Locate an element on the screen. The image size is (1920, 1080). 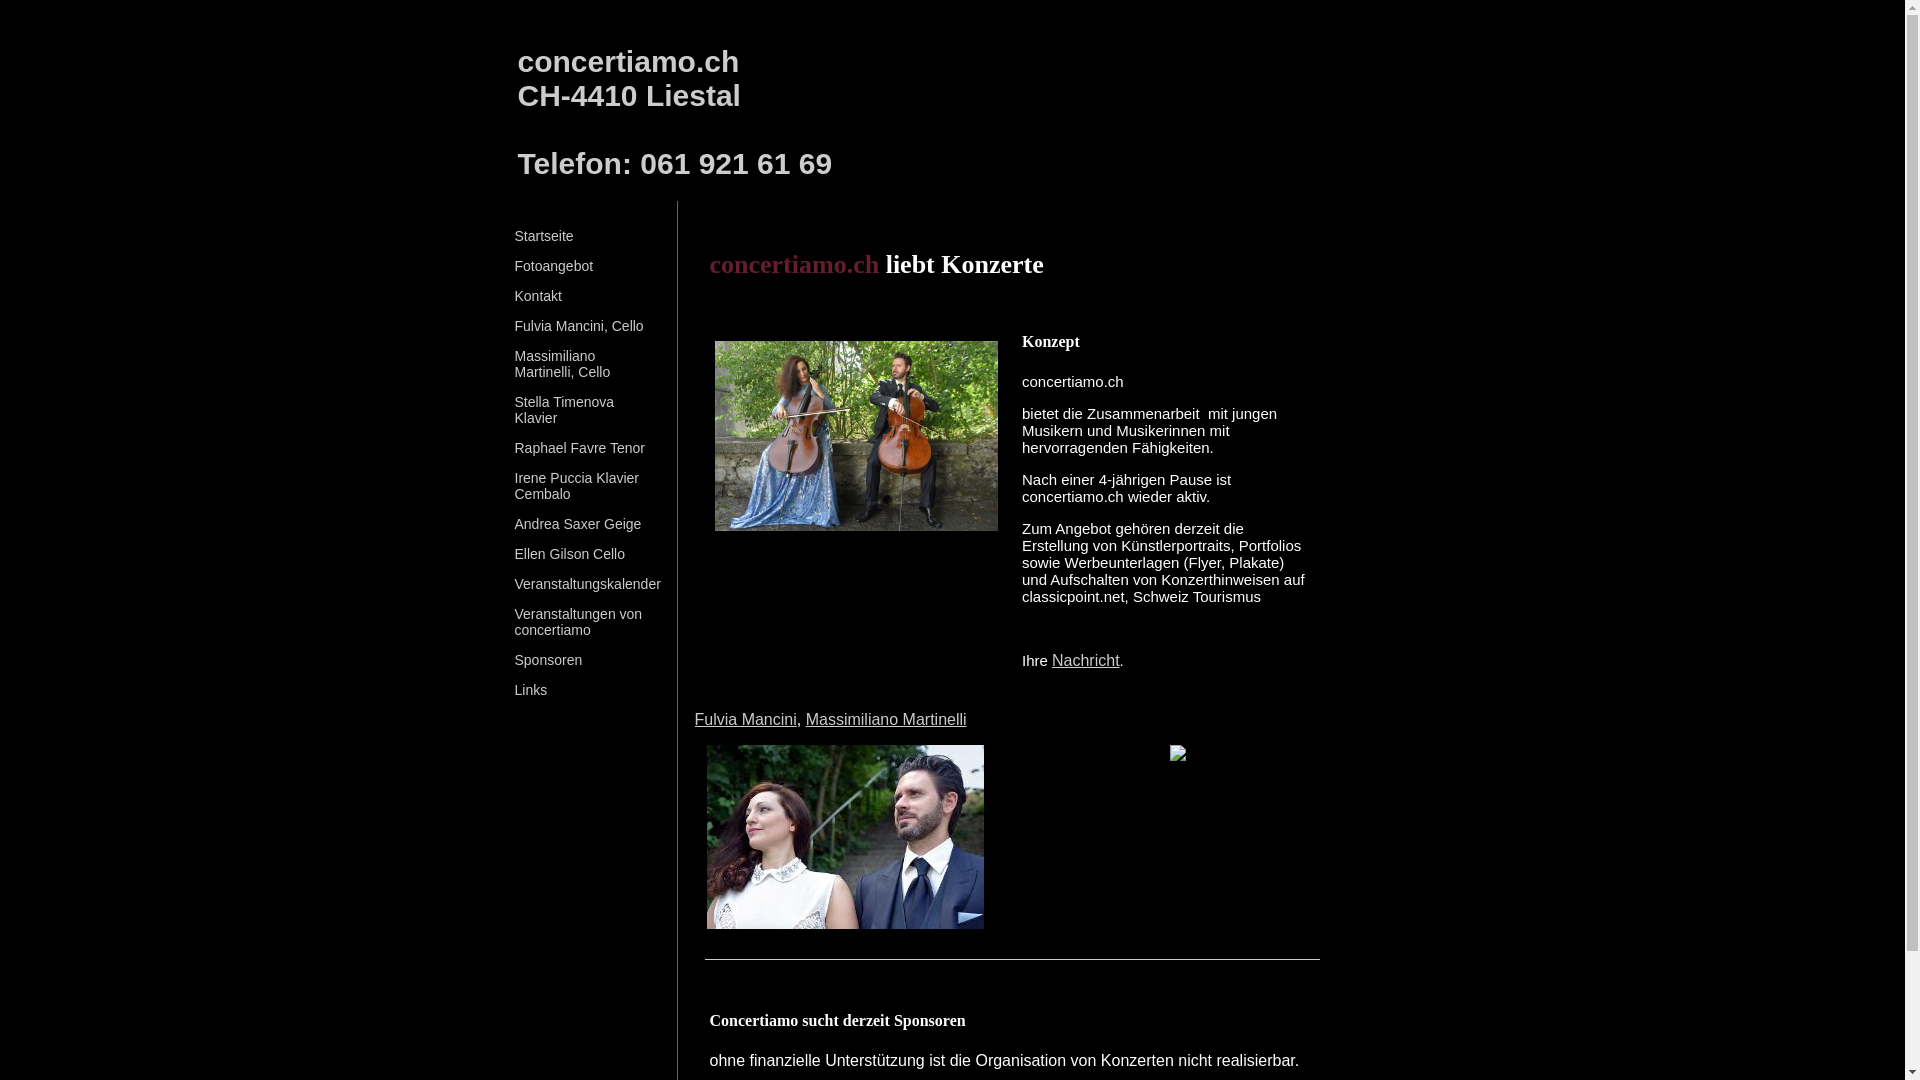
'Massimiliano Martinelli, Cello' is located at coordinates (560, 370).